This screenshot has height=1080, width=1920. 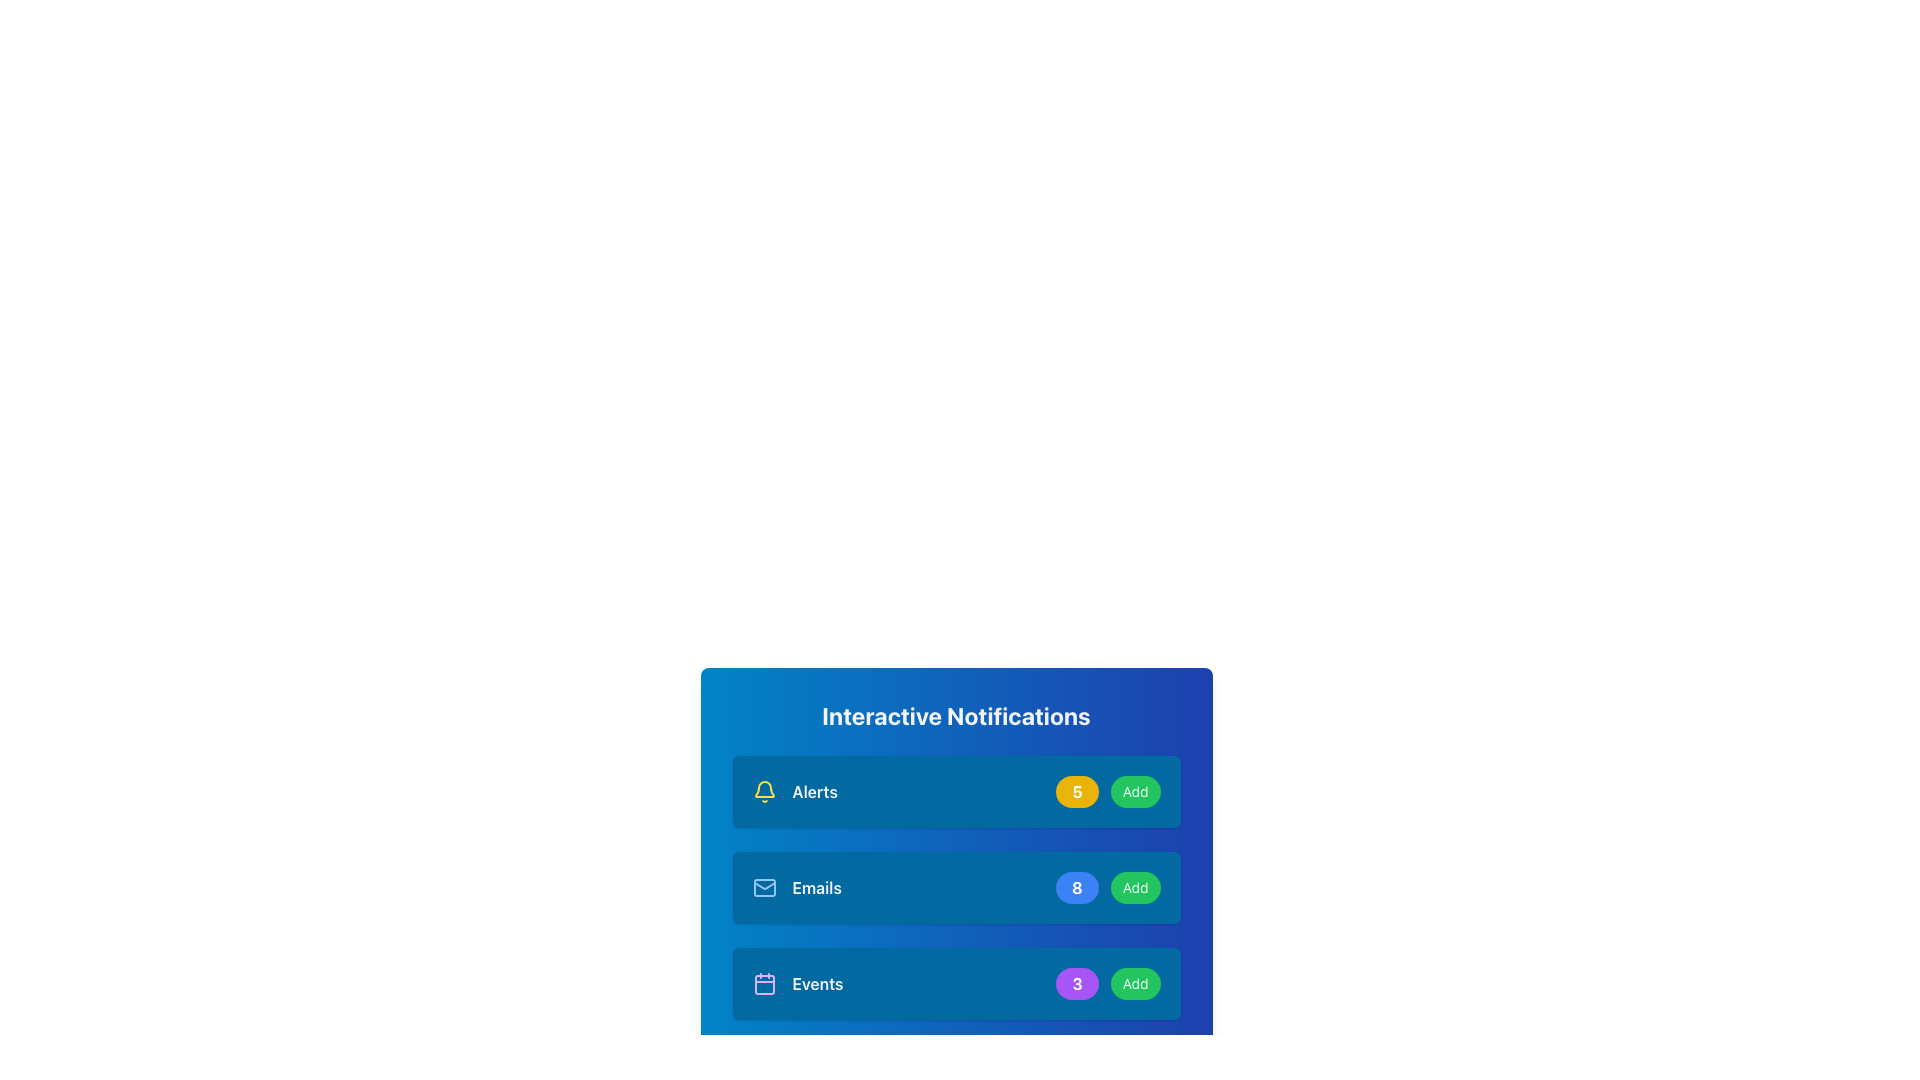 What do you see at coordinates (763, 983) in the screenshot?
I see `the central rectangular component of the calendar icon in the Events row, which visually represents the main body of the calendar` at bounding box center [763, 983].